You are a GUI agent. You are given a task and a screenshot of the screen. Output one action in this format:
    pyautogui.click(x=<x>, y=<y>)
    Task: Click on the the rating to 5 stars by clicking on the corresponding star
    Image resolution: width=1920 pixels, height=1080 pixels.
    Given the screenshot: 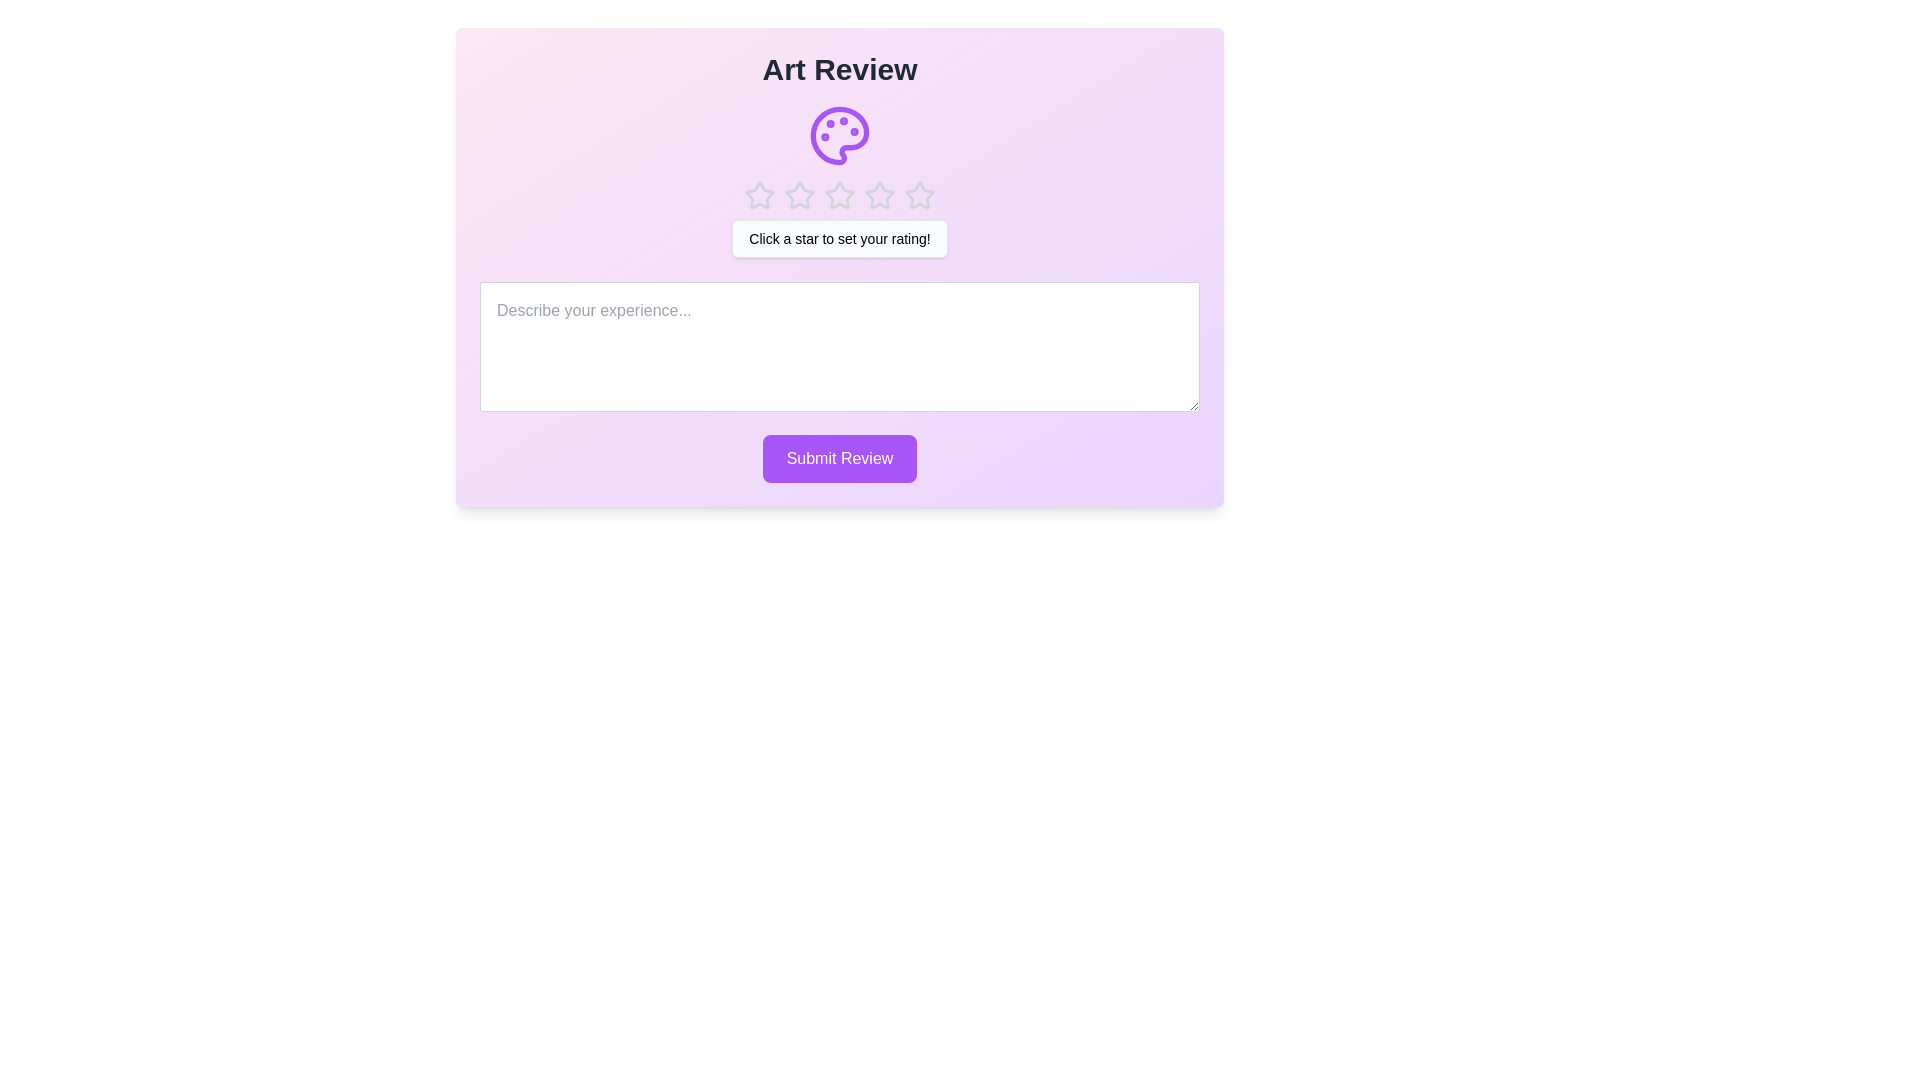 What is the action you would take?
    pyautogui.click(x=919, y=196)
    